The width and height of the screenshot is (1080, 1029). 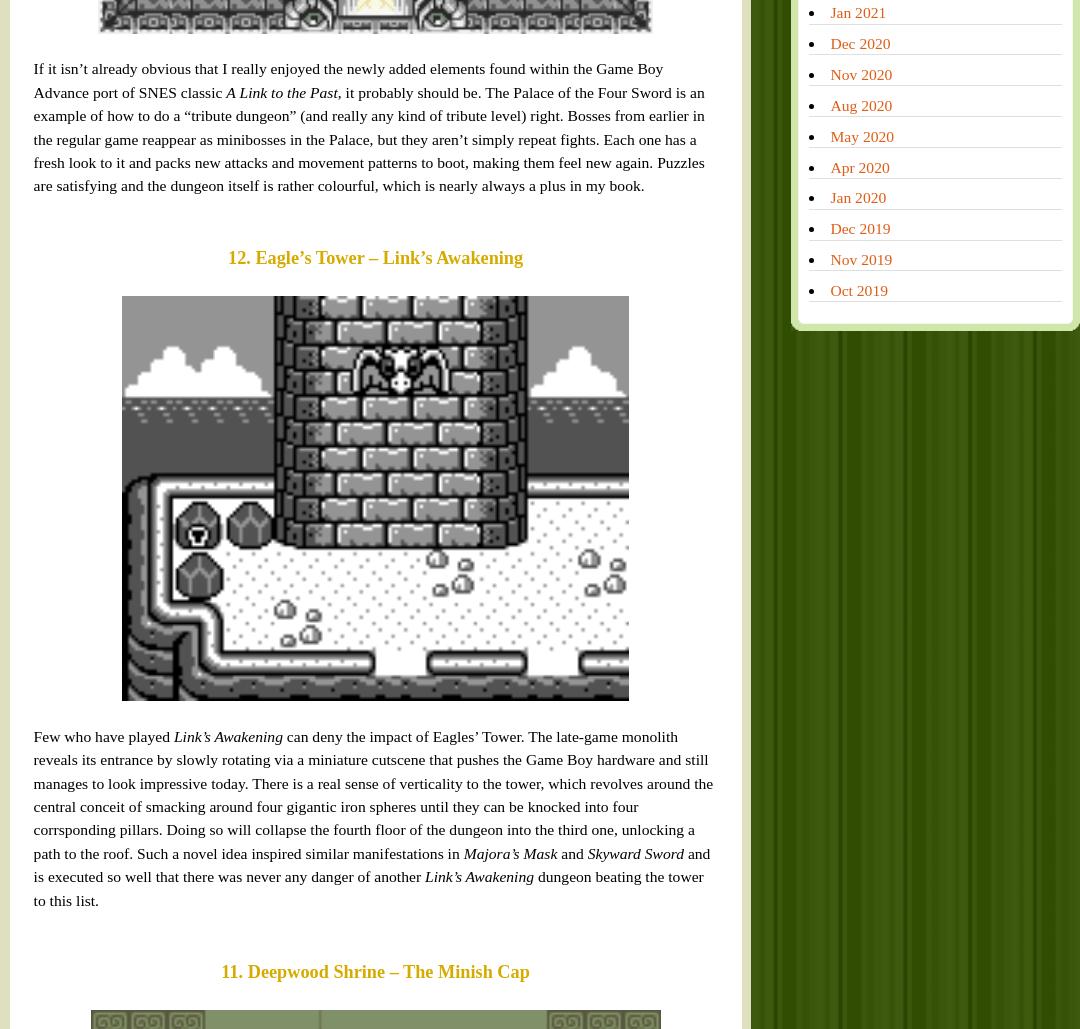 What do you see at coordinates (715, 111) in the screenshot?
I see `'Feb 2018'` at bounding box center [715, 111].